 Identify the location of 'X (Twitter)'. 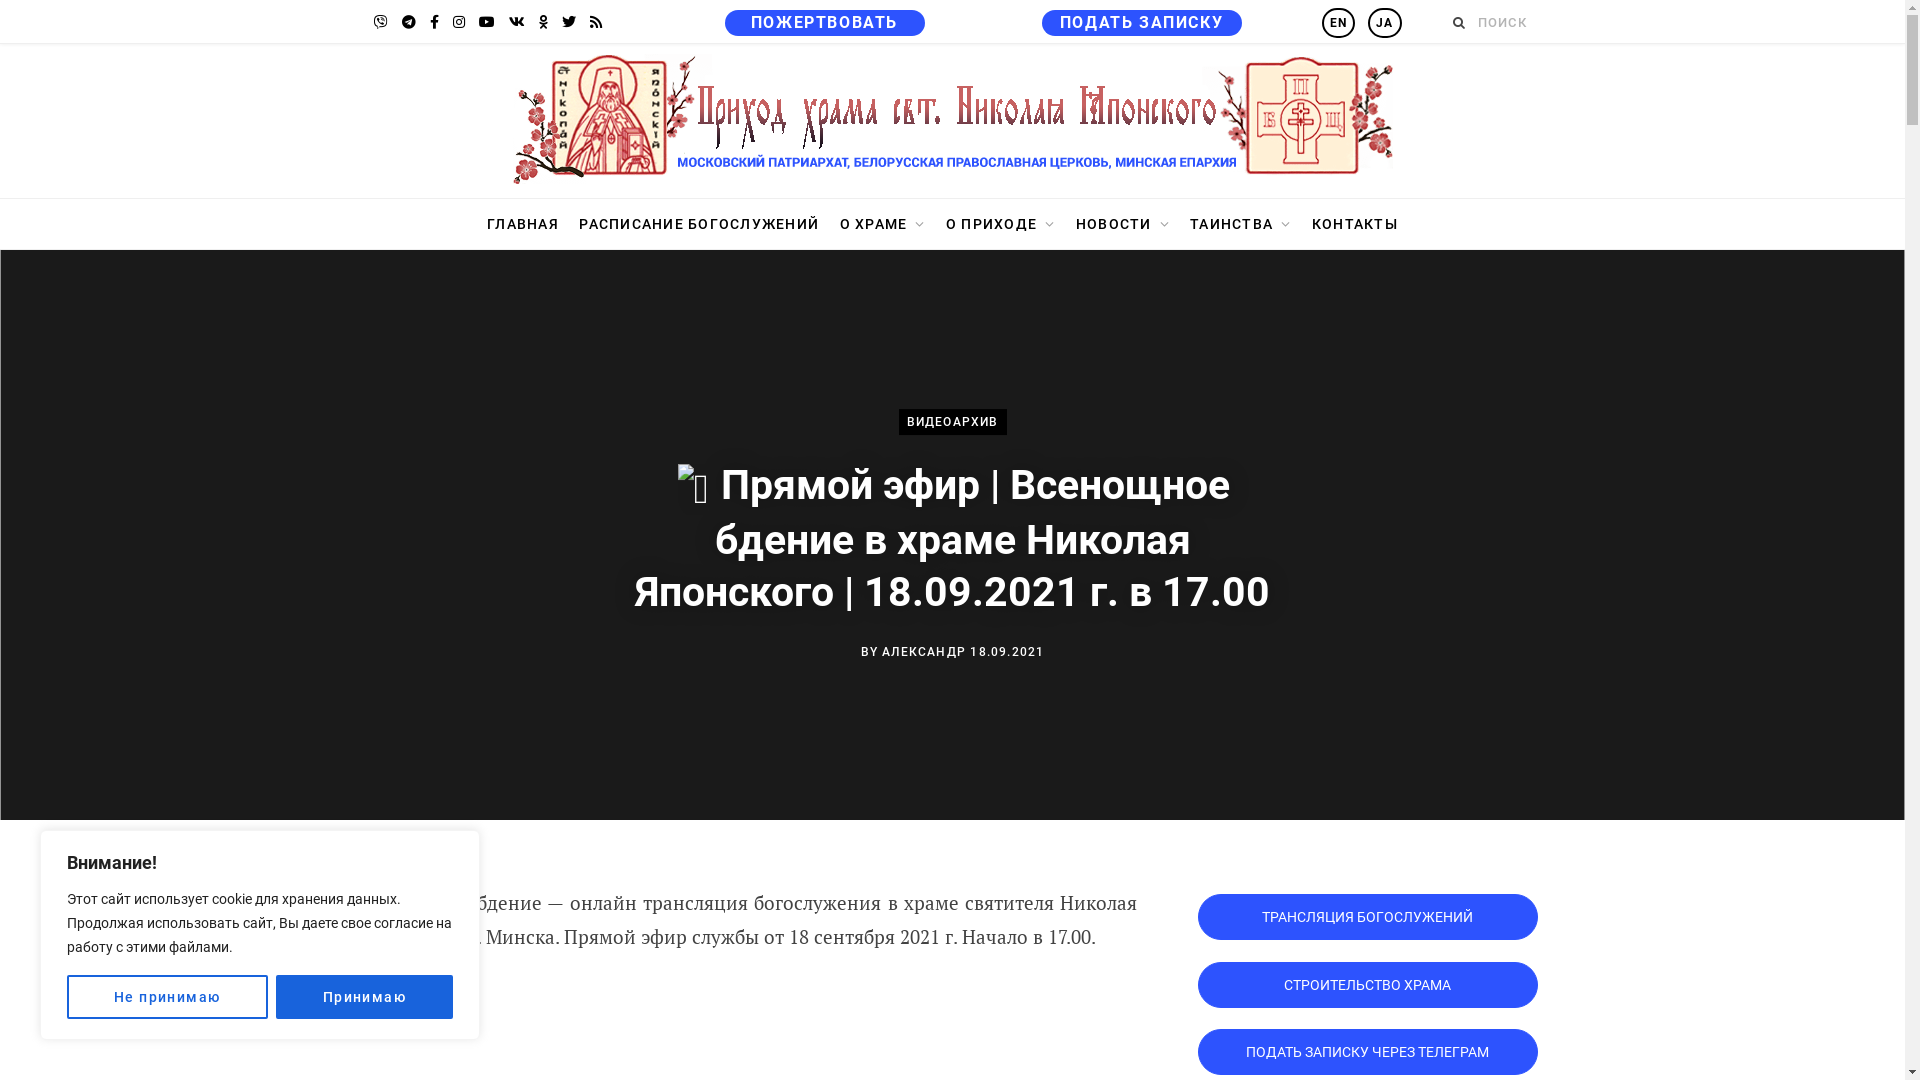
(556, 22).